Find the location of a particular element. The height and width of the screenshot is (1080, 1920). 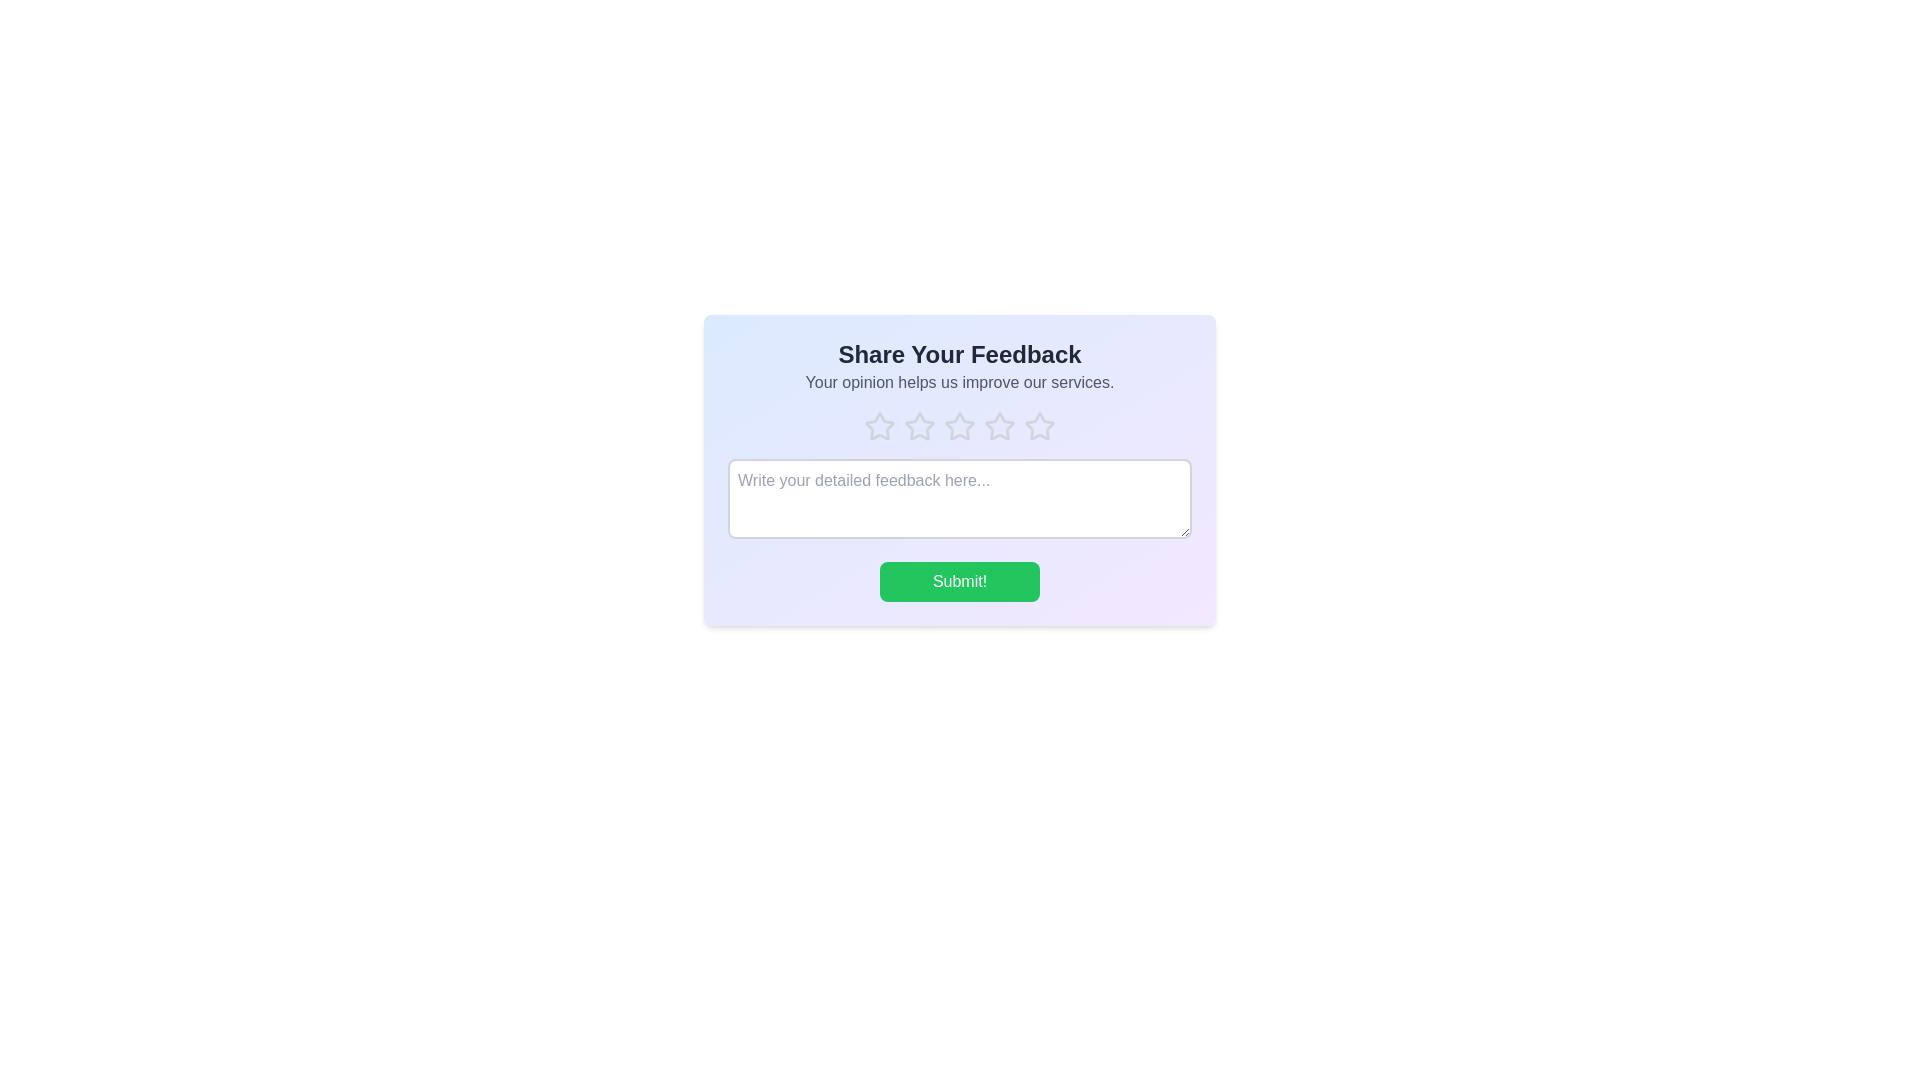

the rating to 2 by clicking on the corresponding star is located at coordinates (919, 426).